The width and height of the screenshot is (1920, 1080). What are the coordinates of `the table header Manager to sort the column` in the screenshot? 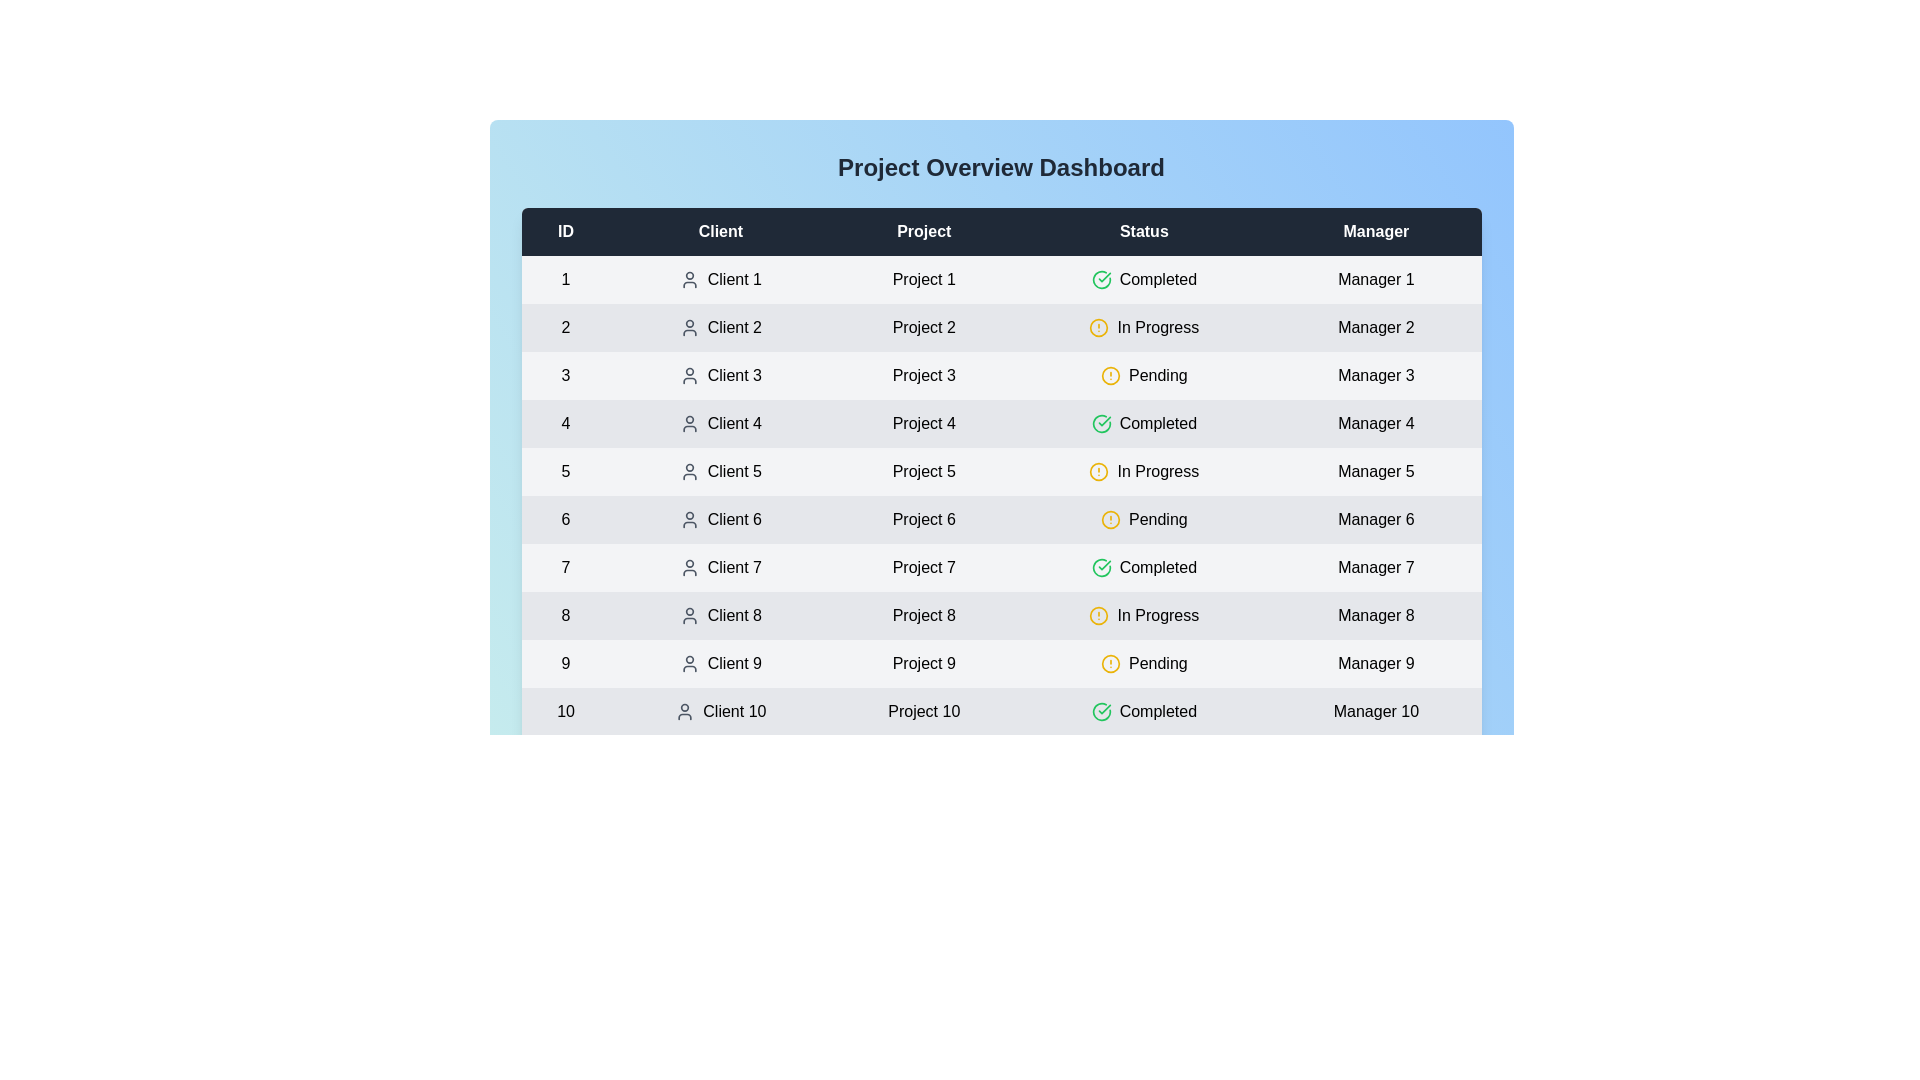 It's located at (1375, 230).